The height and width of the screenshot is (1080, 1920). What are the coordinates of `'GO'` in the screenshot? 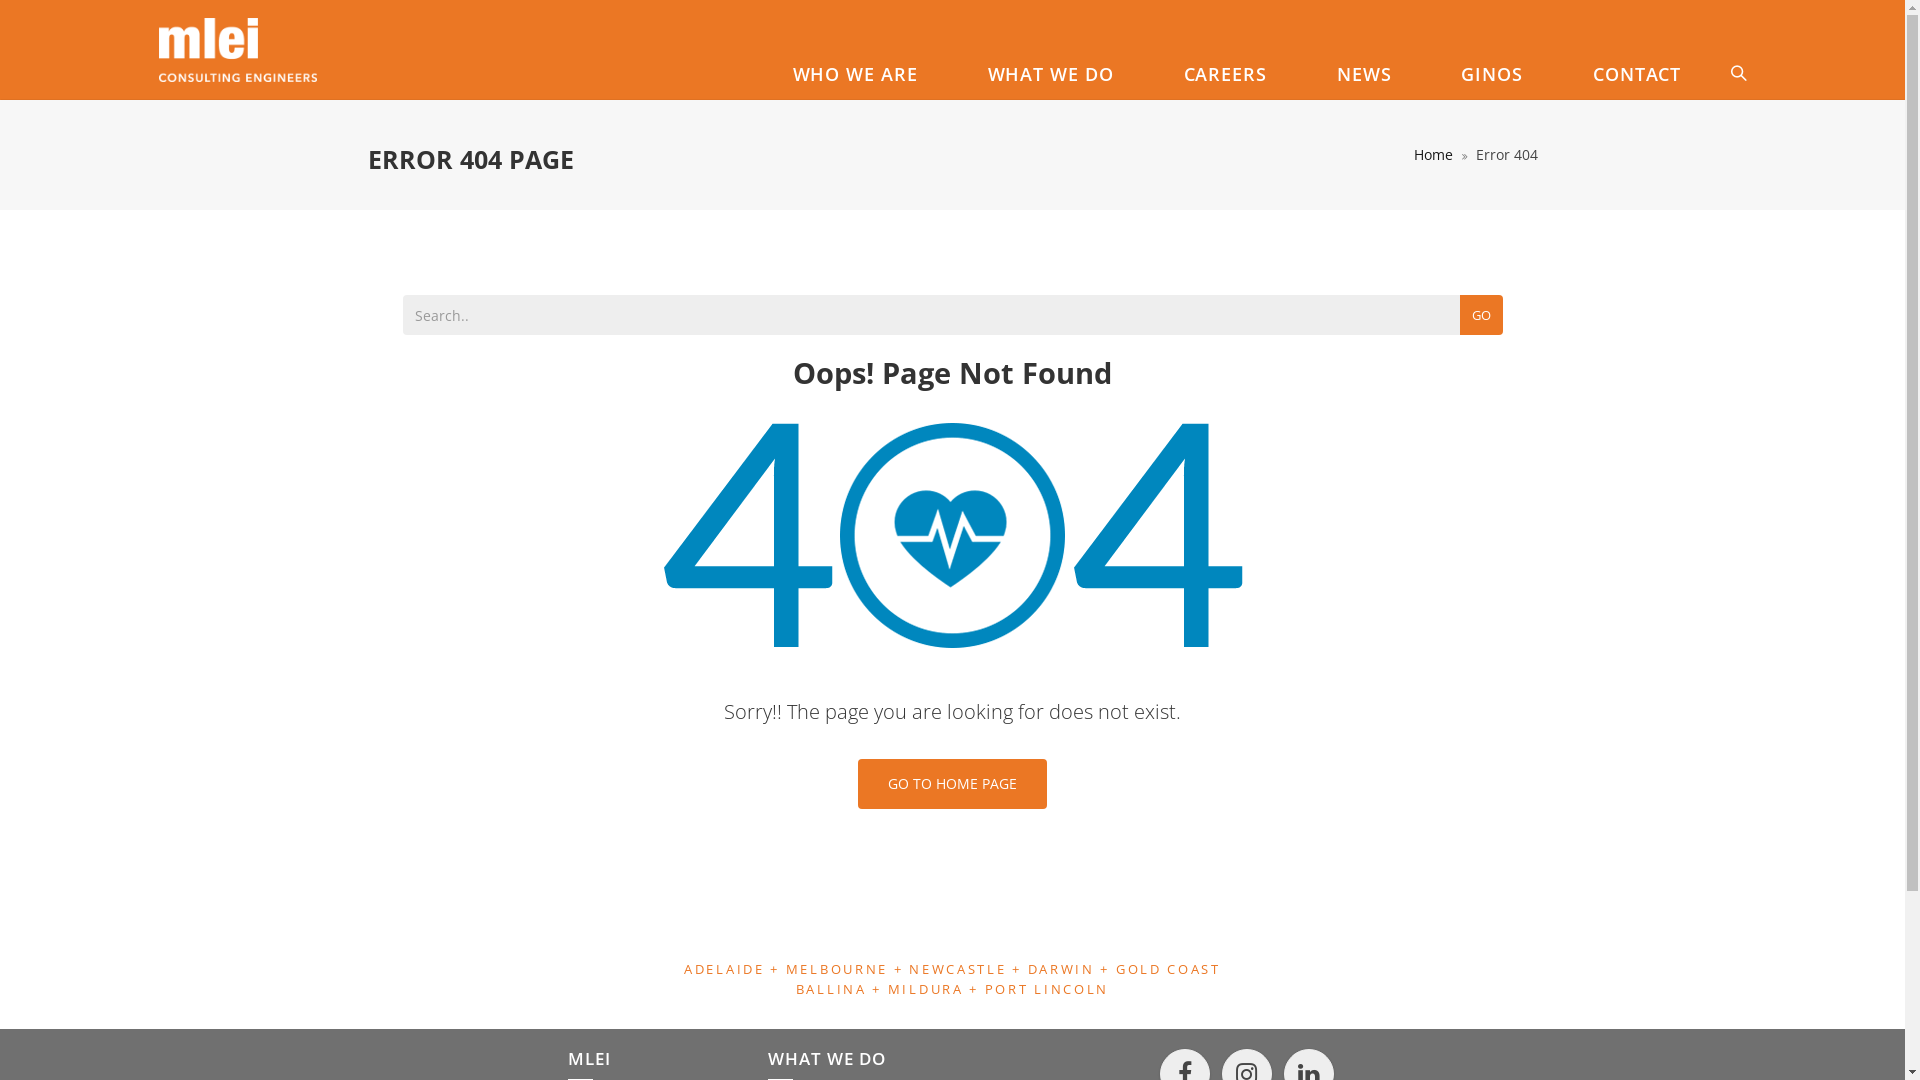 It's located at (1459, 315).